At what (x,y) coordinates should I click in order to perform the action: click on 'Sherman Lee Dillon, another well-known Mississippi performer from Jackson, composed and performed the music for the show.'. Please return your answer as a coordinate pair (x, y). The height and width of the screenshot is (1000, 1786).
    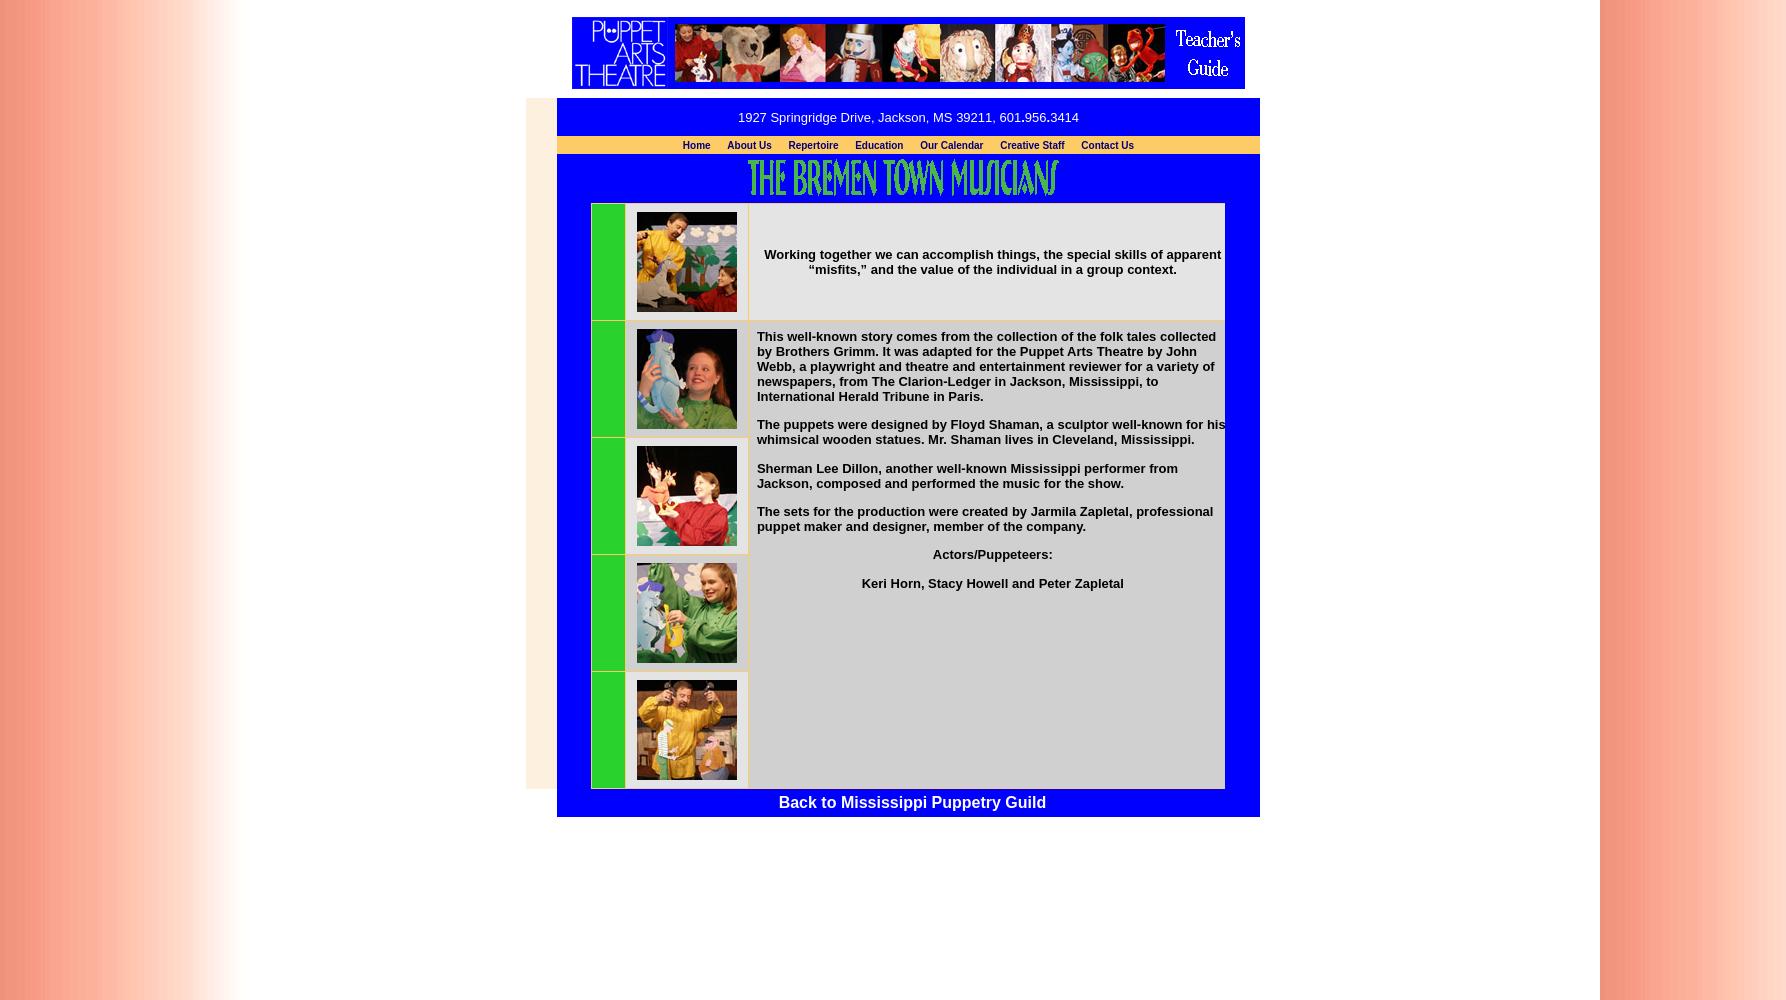
    Looking at the image, I should click on (755, 474).